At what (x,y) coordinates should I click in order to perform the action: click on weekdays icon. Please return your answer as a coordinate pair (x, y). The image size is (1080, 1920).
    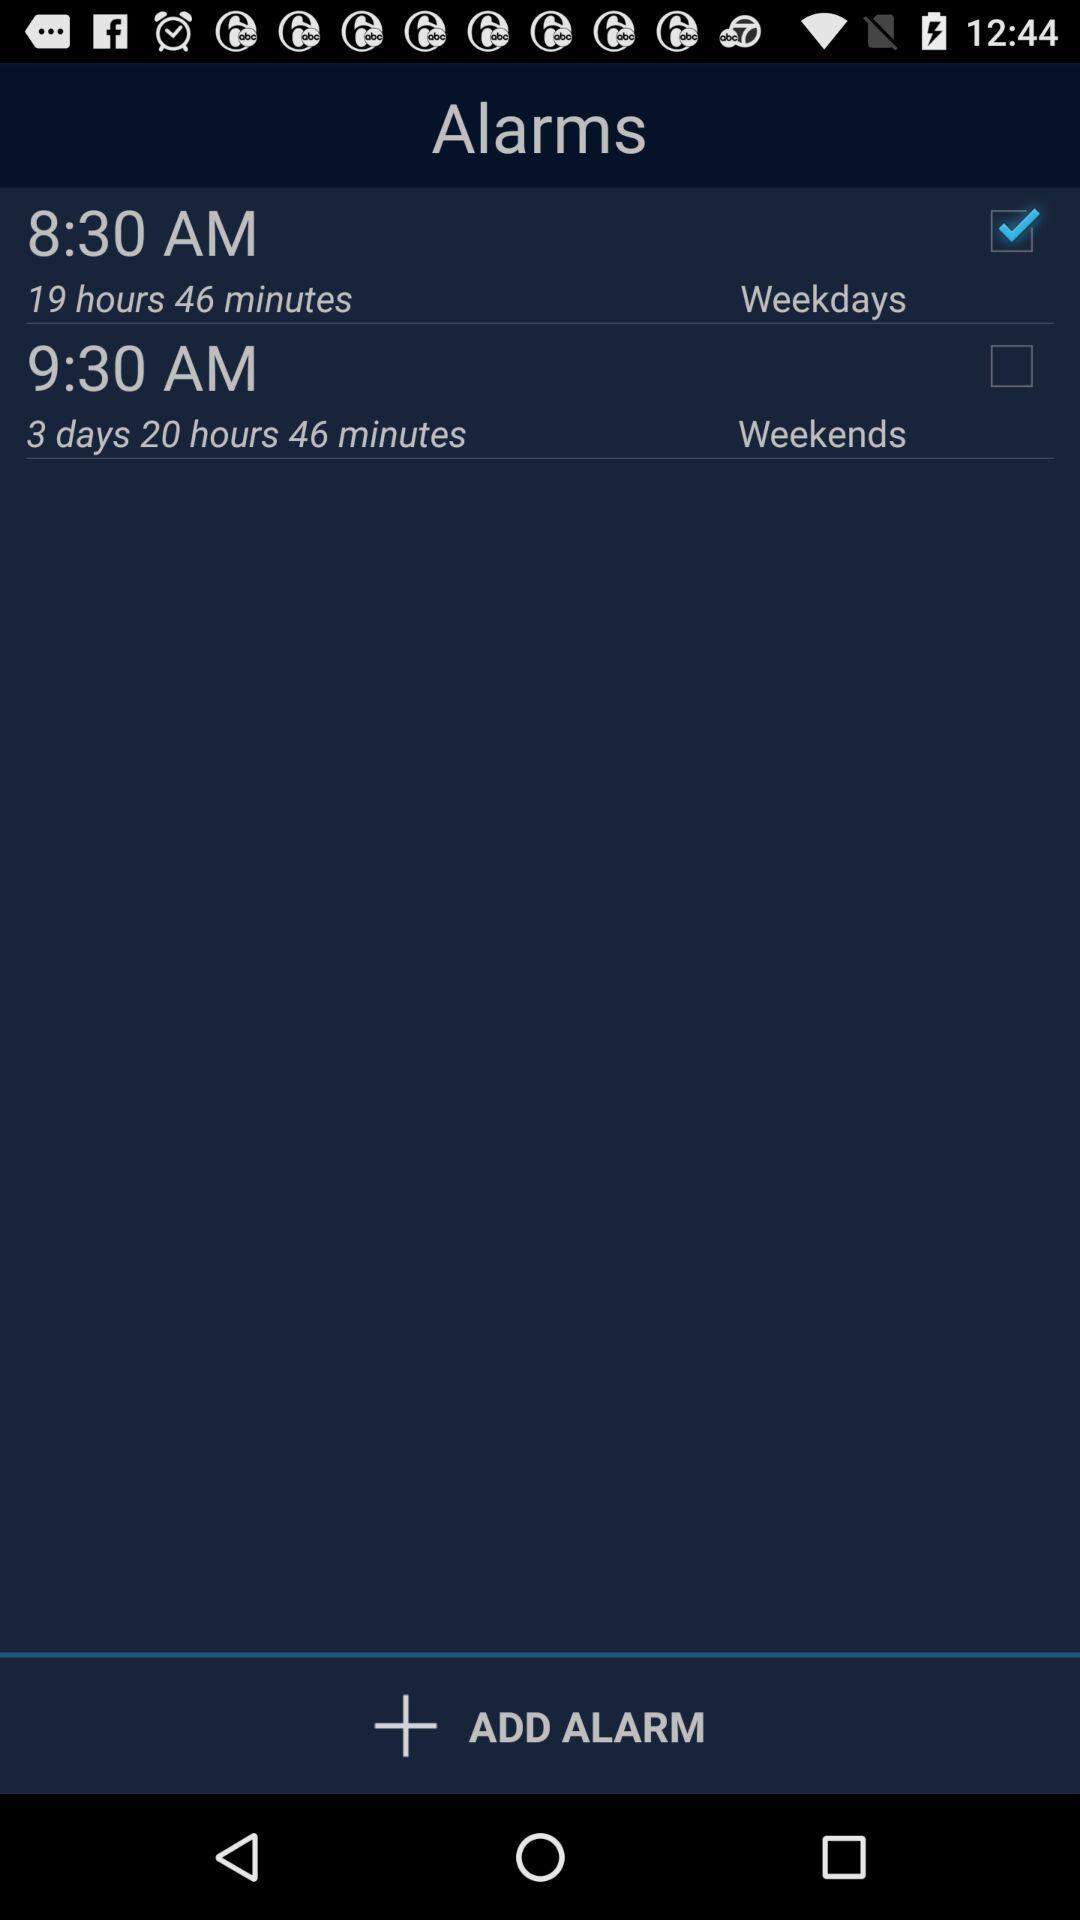
    Looking at the image, I should click on (823, 296).